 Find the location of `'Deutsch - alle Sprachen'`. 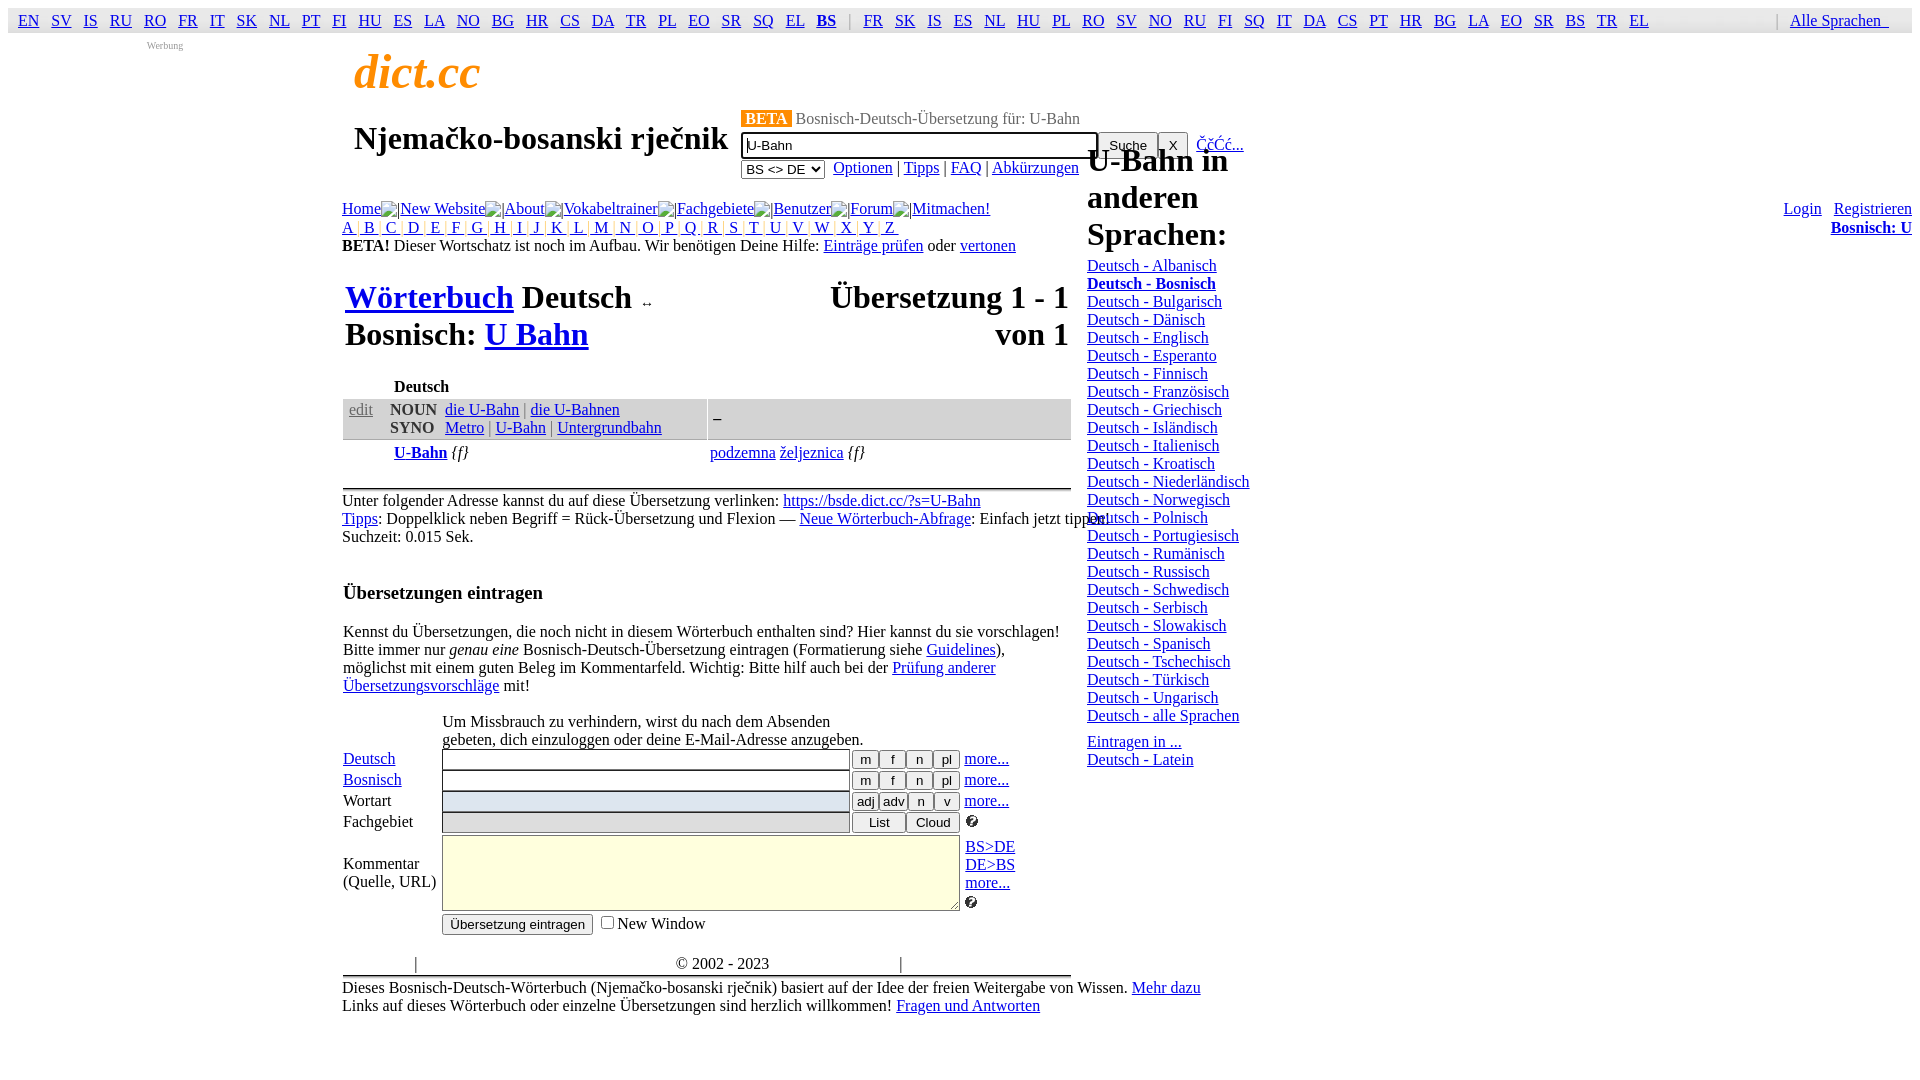

'Deutsch - alle Sprachen' is located at coordinates (1085, 714).